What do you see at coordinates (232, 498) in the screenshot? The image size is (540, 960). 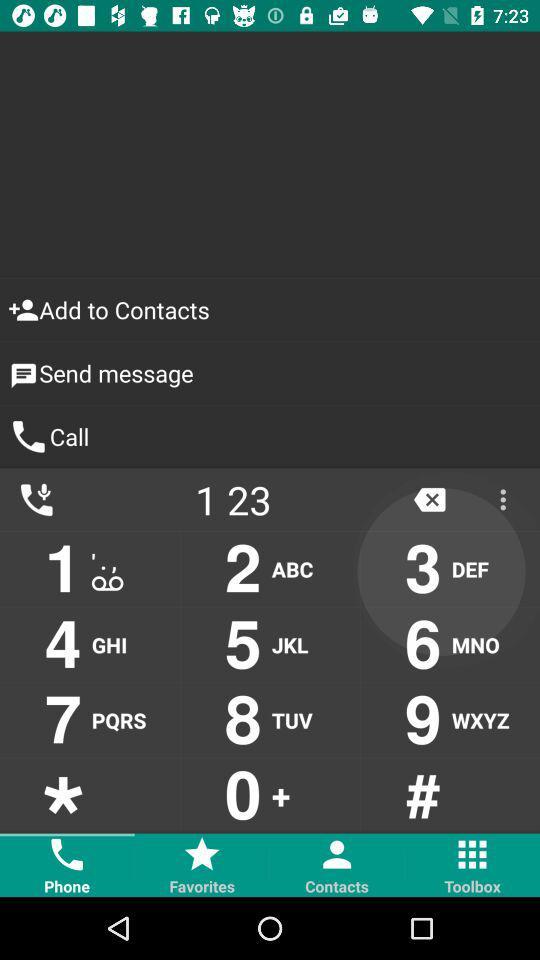 I see `item below call icon` at bounding box center [232, 498].